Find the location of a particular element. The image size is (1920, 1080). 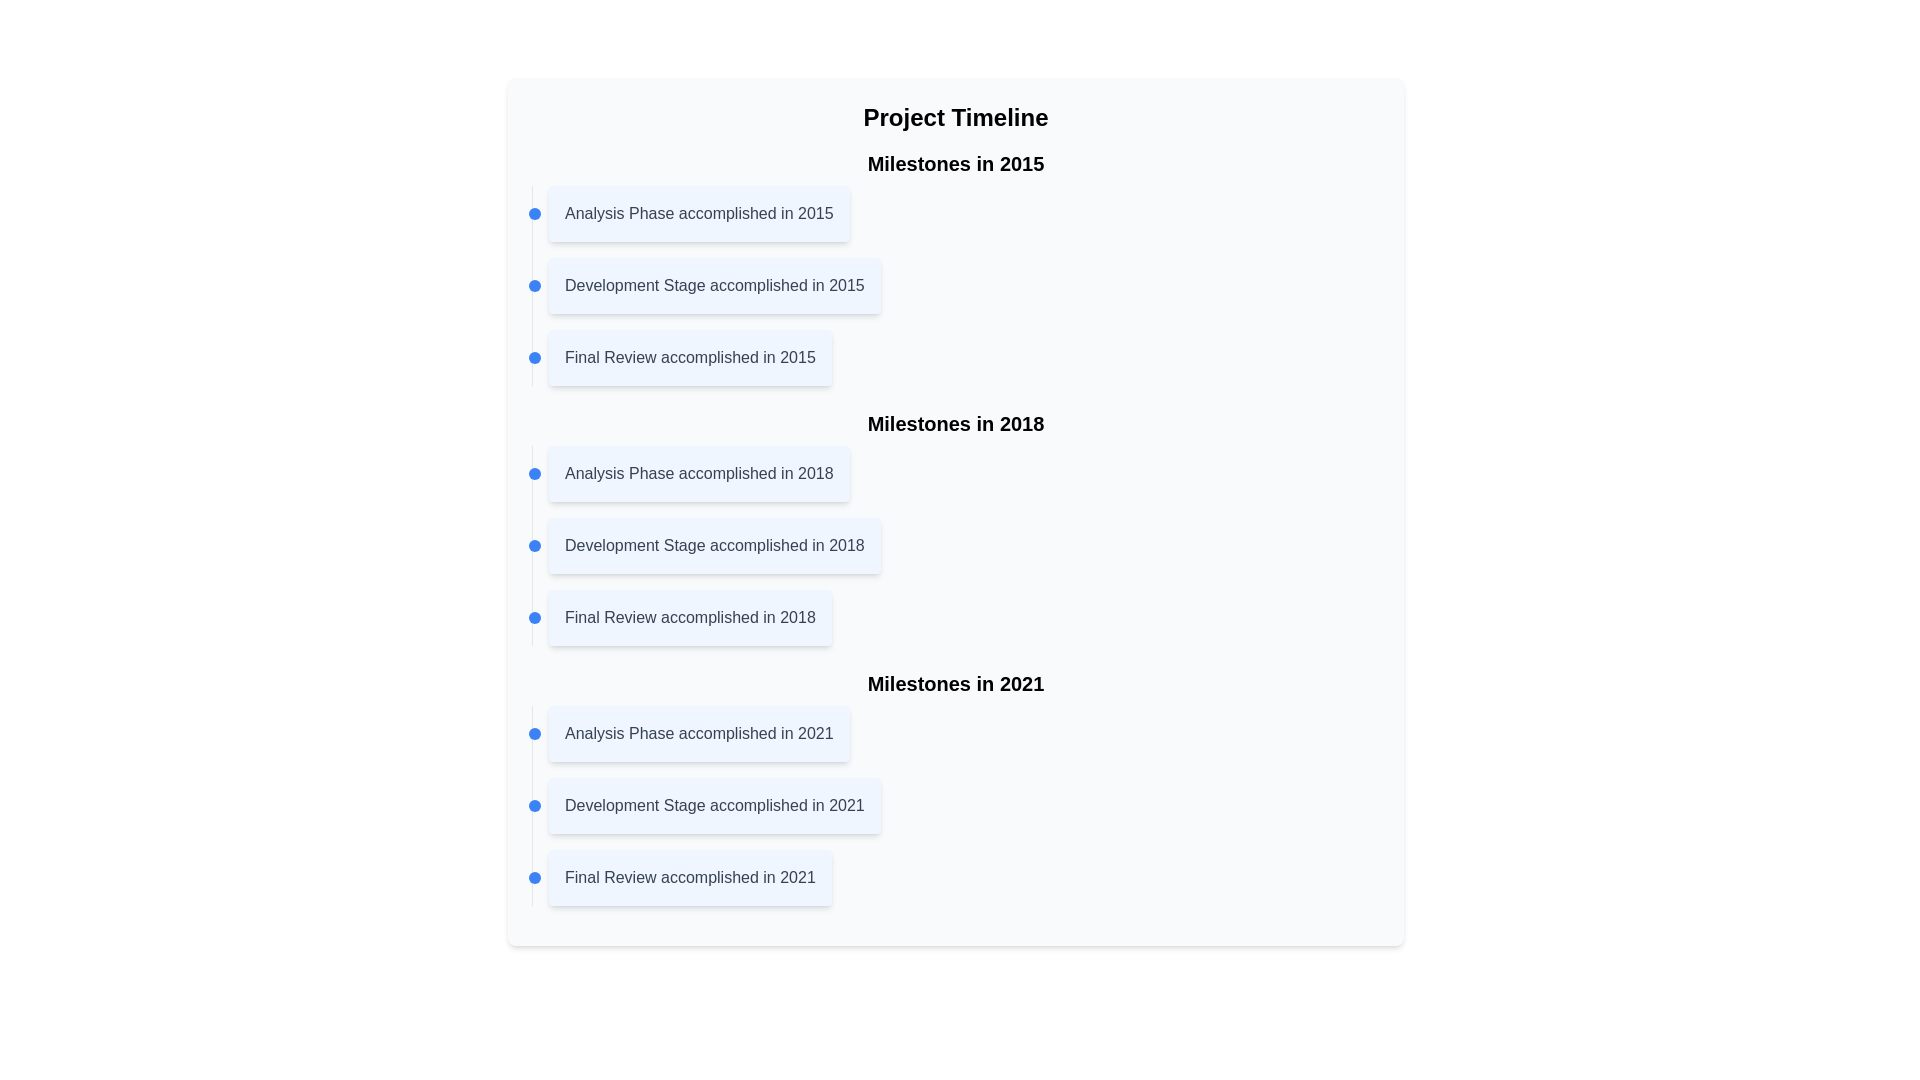

the Informational card that displays 'Final Review accomplished in 2015', which is the third item under 'Milestones in 2015' is located at coordinates (690, 357).